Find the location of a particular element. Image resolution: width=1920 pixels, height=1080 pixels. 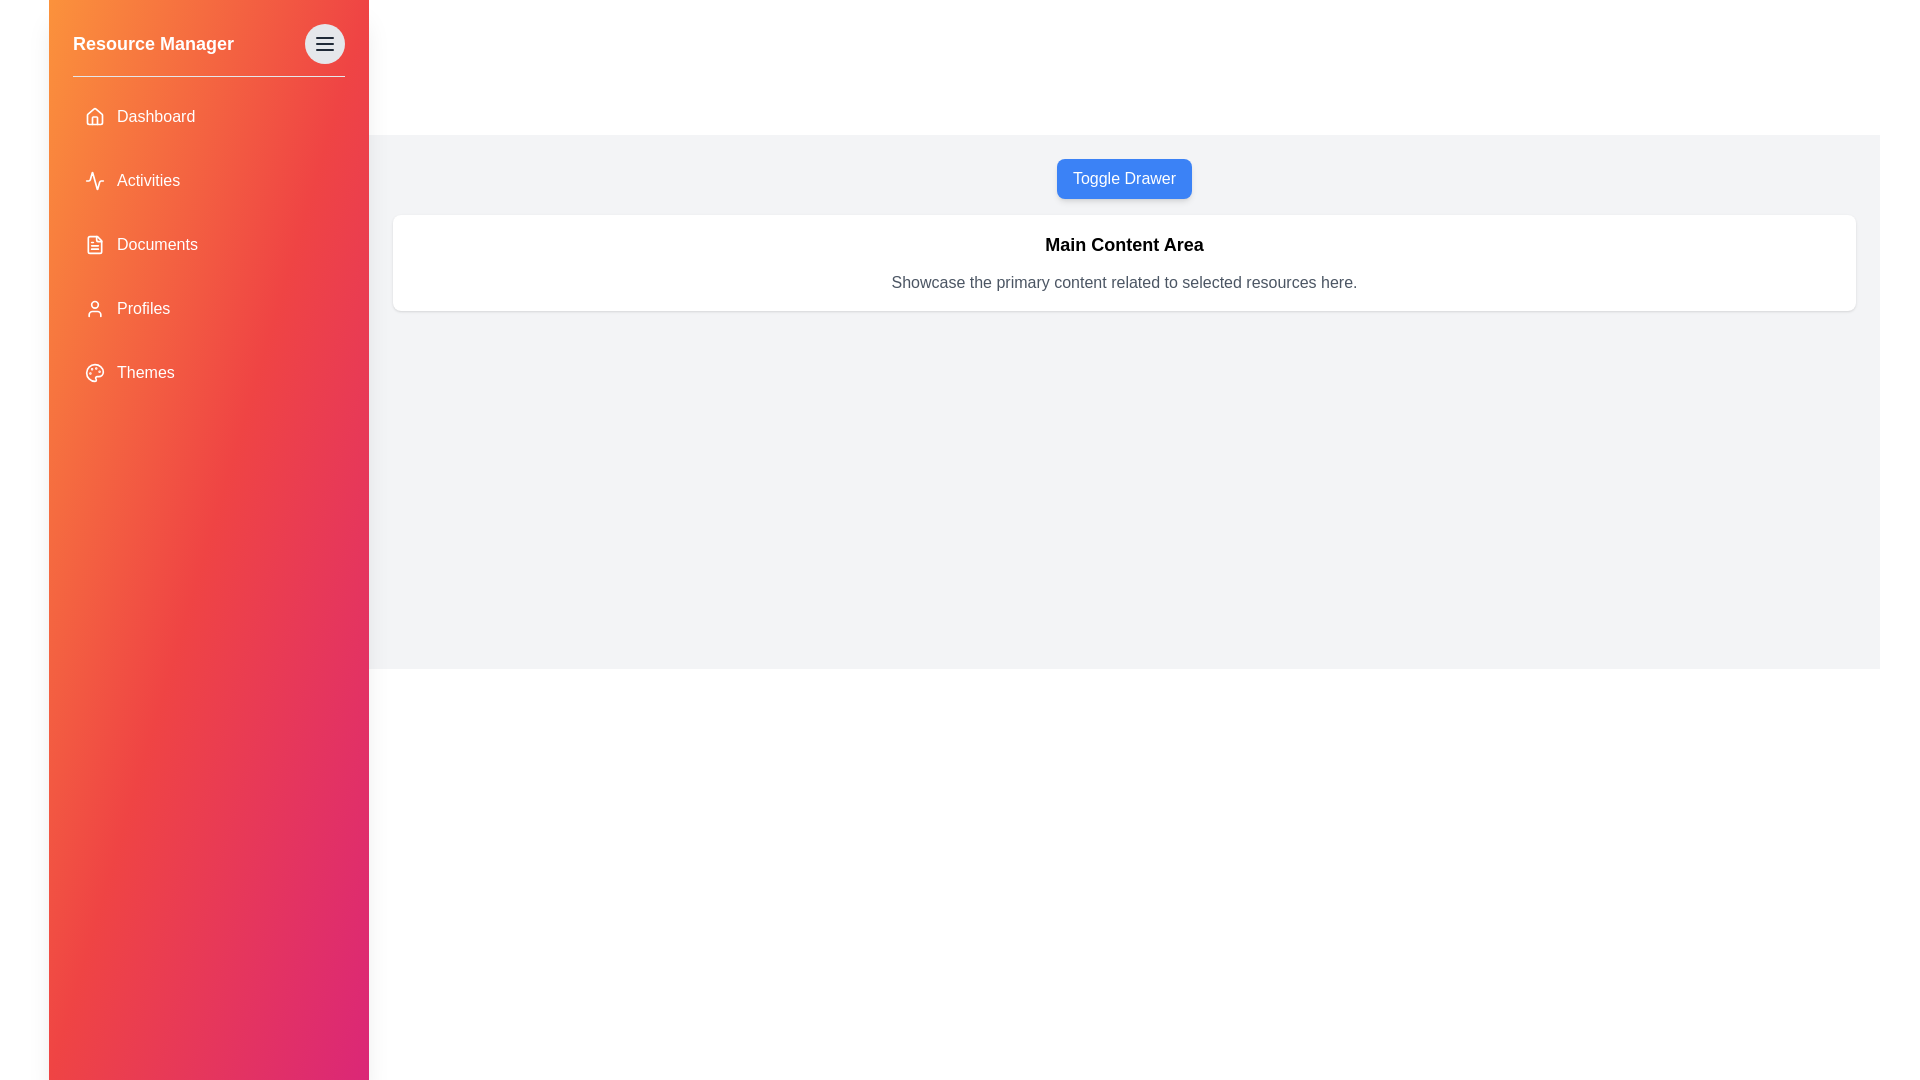

the 'Resource Manager' header in the drawer is located at coordinates (209, 49).